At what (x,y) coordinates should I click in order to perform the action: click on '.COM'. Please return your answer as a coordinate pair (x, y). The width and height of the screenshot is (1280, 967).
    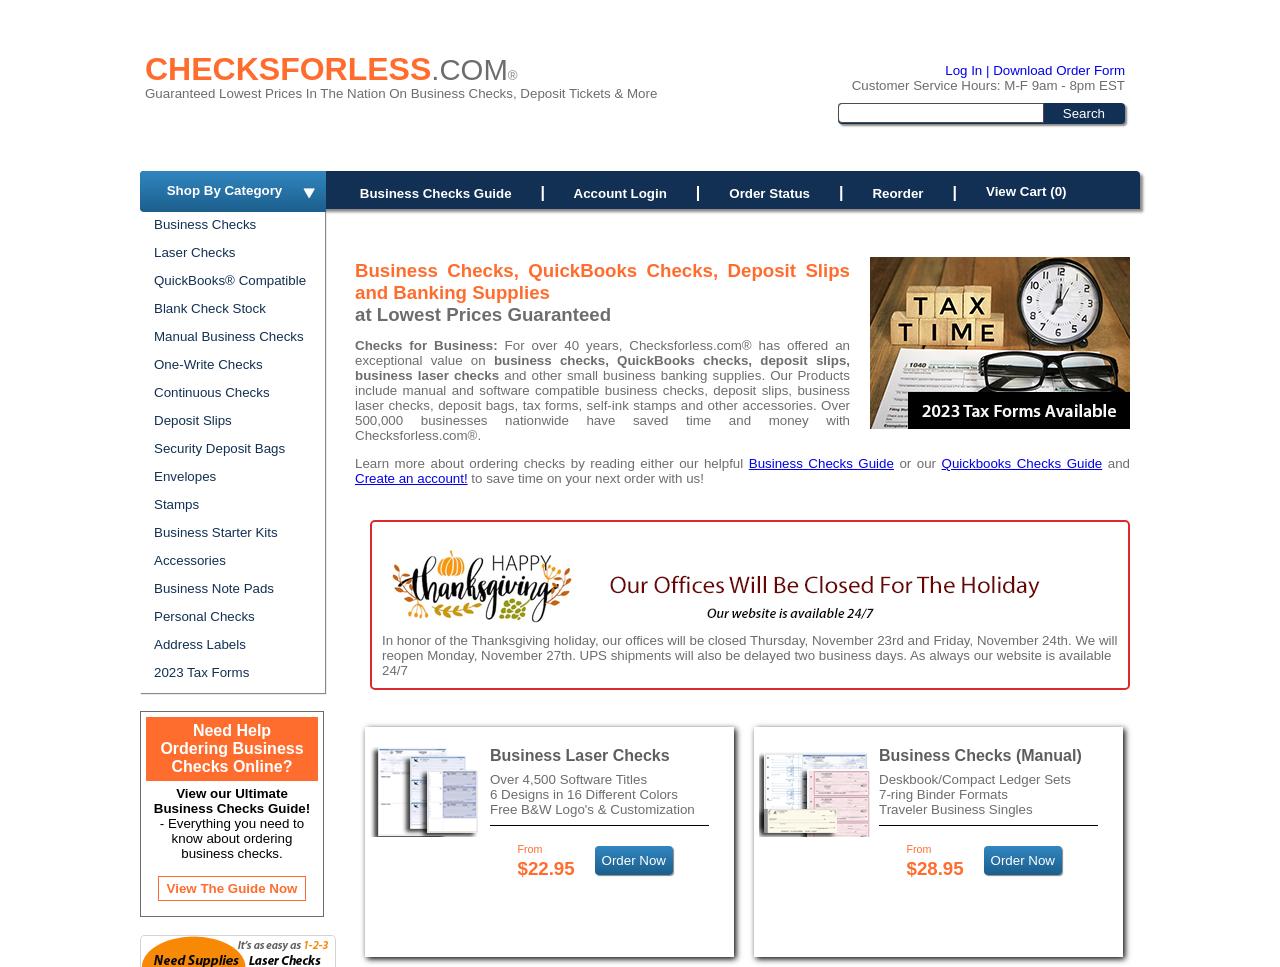
    Looking at the image, I should click on (467, 68).